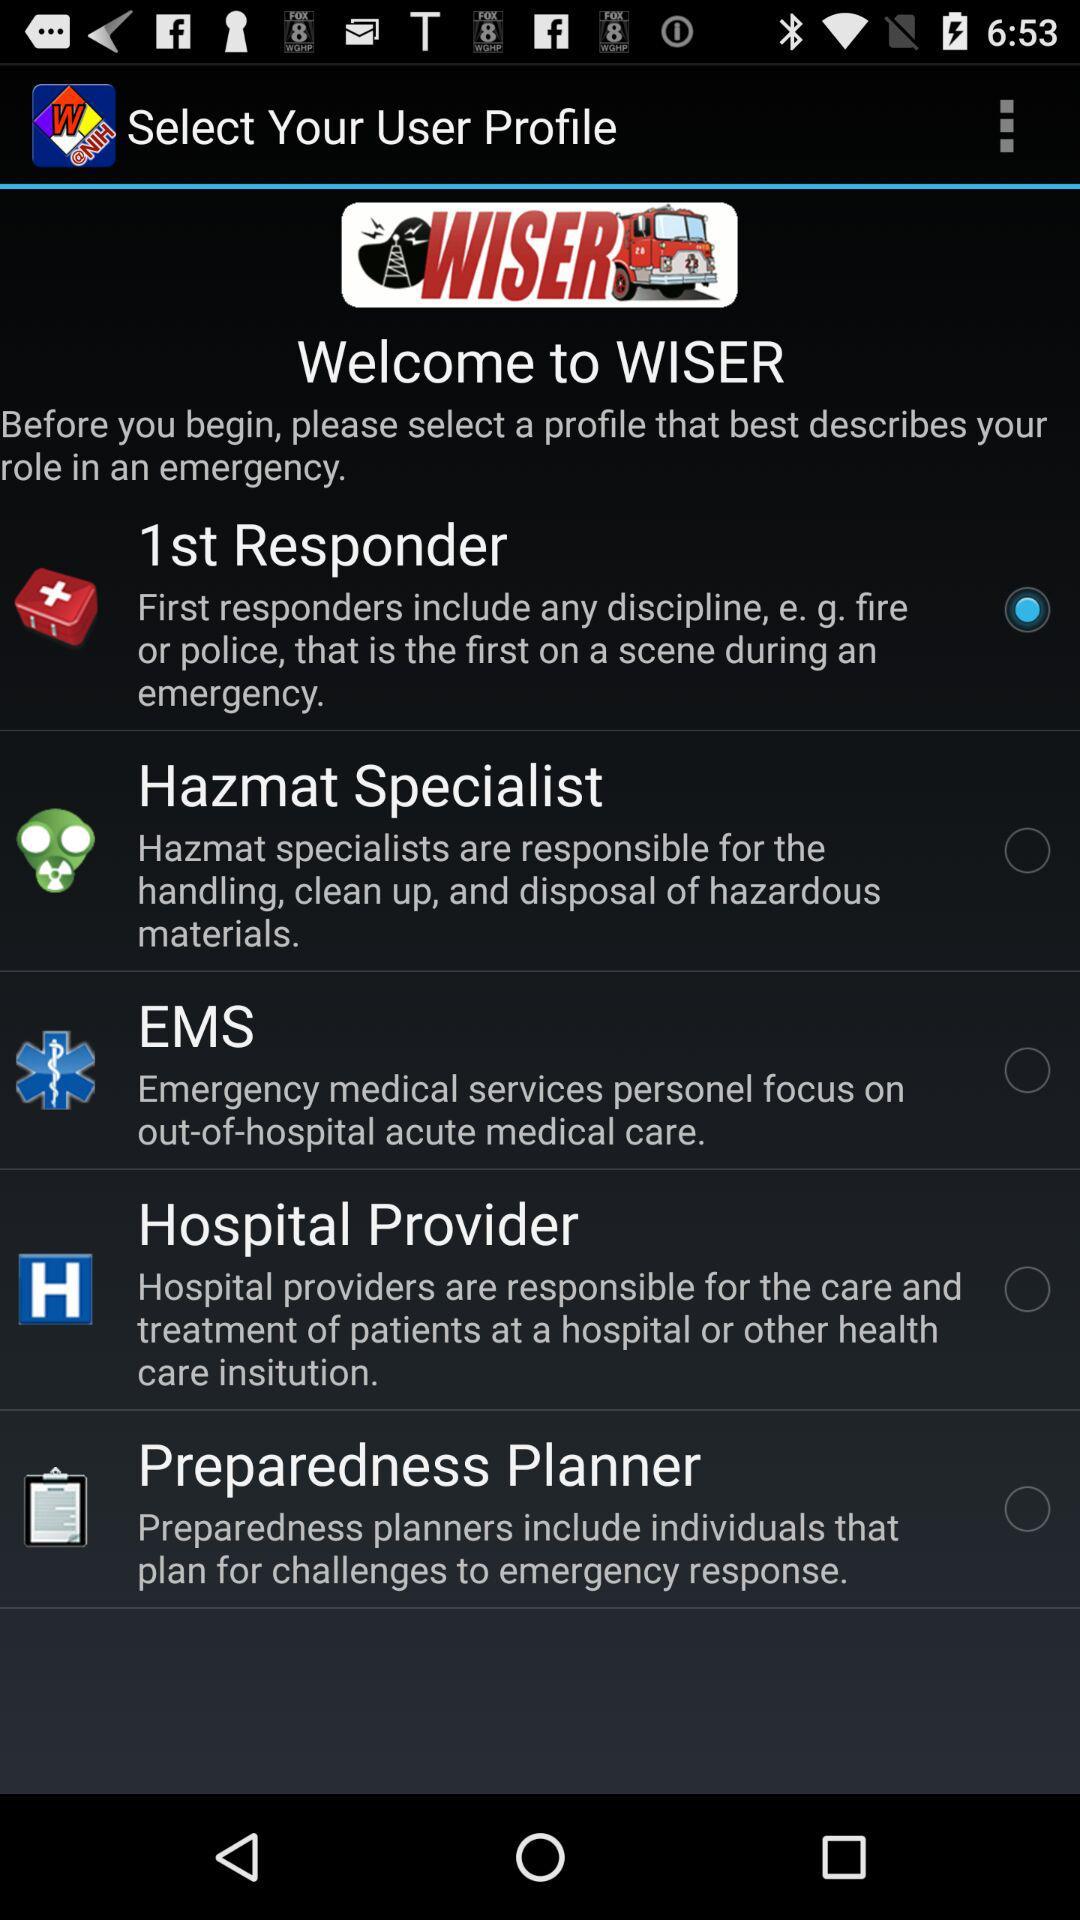  Describe the element at coordinates (554, 1328) in the screenshot. I see `the app below the hospital provider icon` at that location.